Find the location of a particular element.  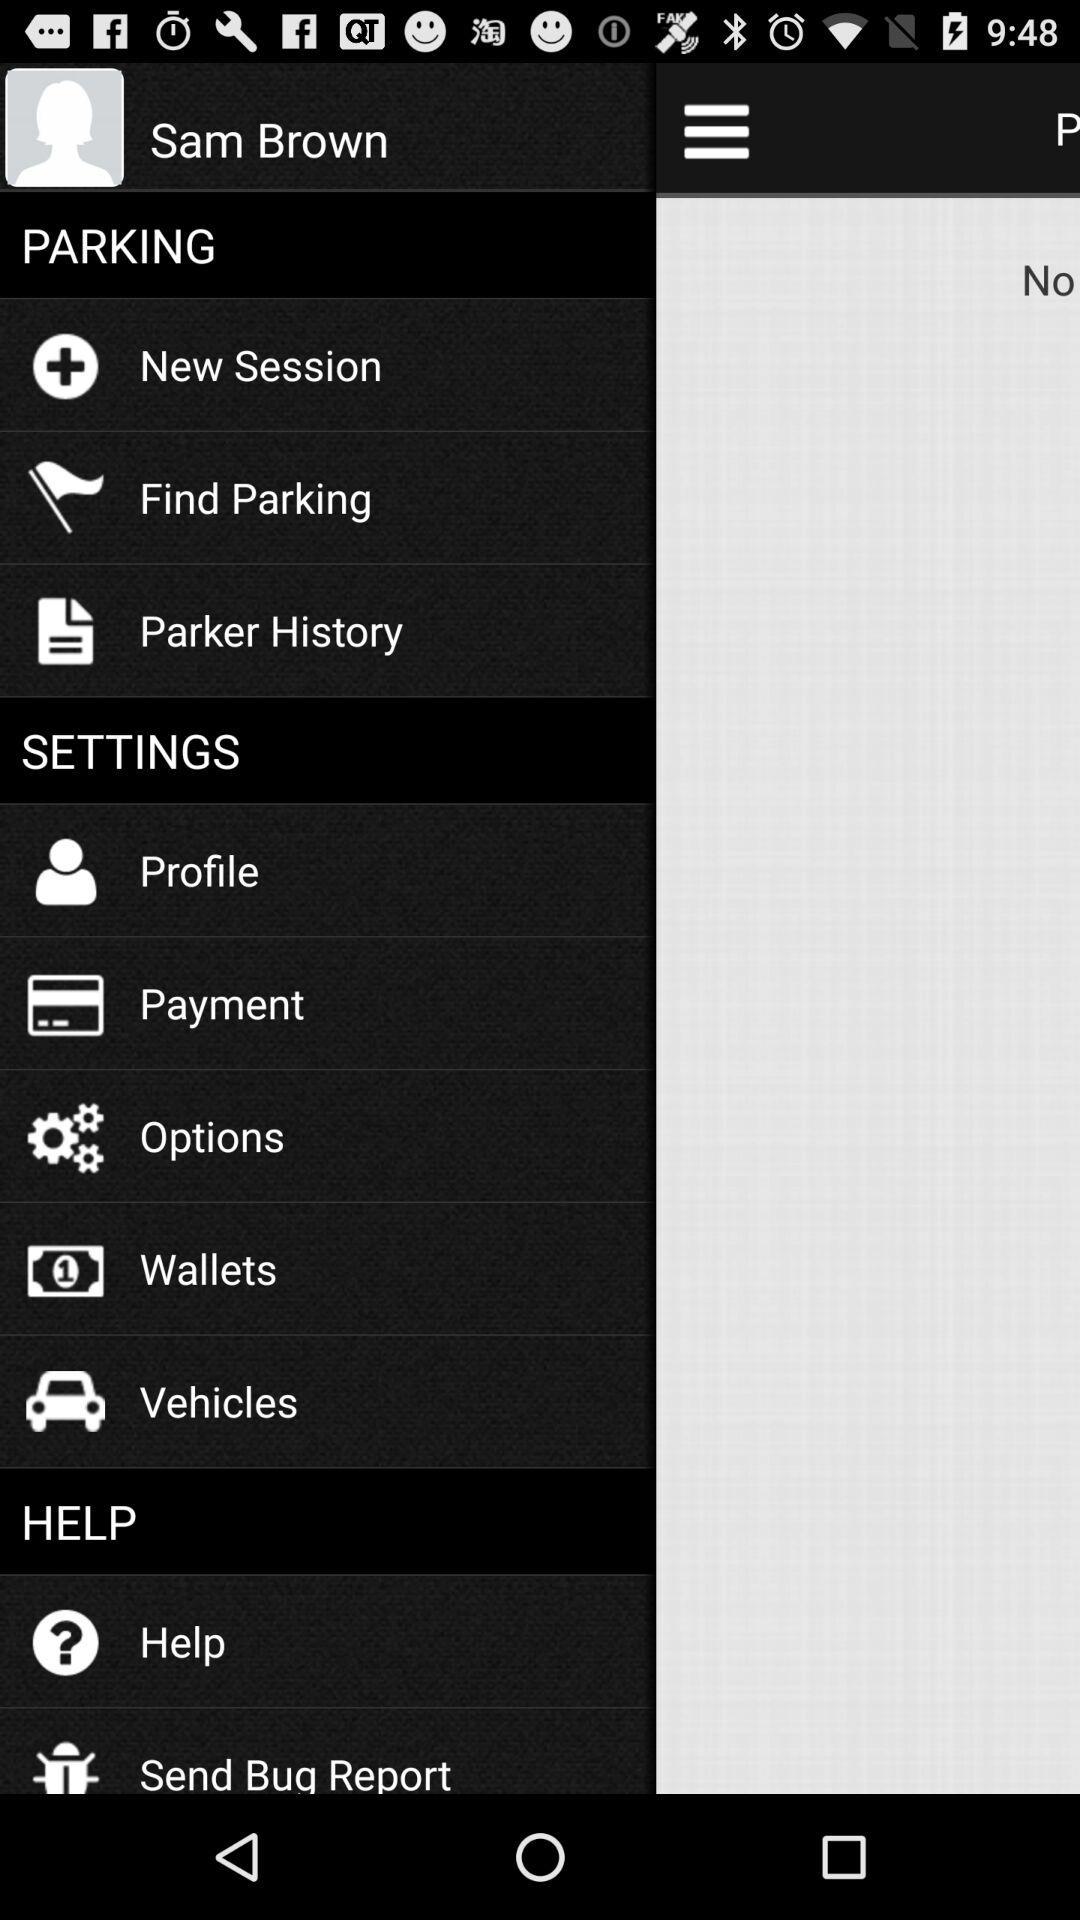

the new session item is located at coordinates (260, 364).